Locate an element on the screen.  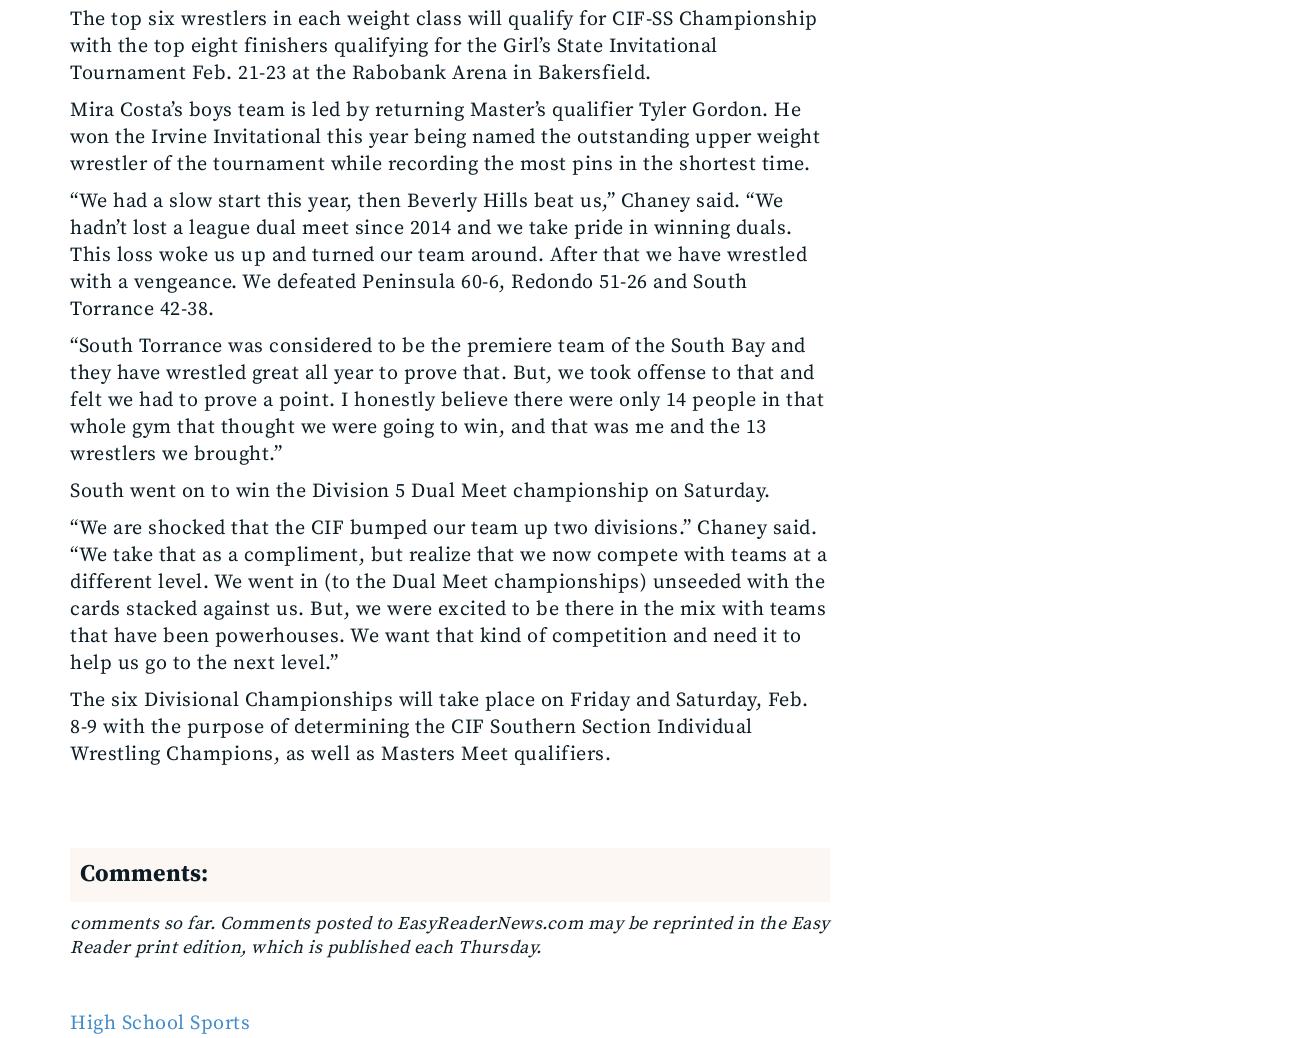
'Comments:' is located at coordinates (143, 873).